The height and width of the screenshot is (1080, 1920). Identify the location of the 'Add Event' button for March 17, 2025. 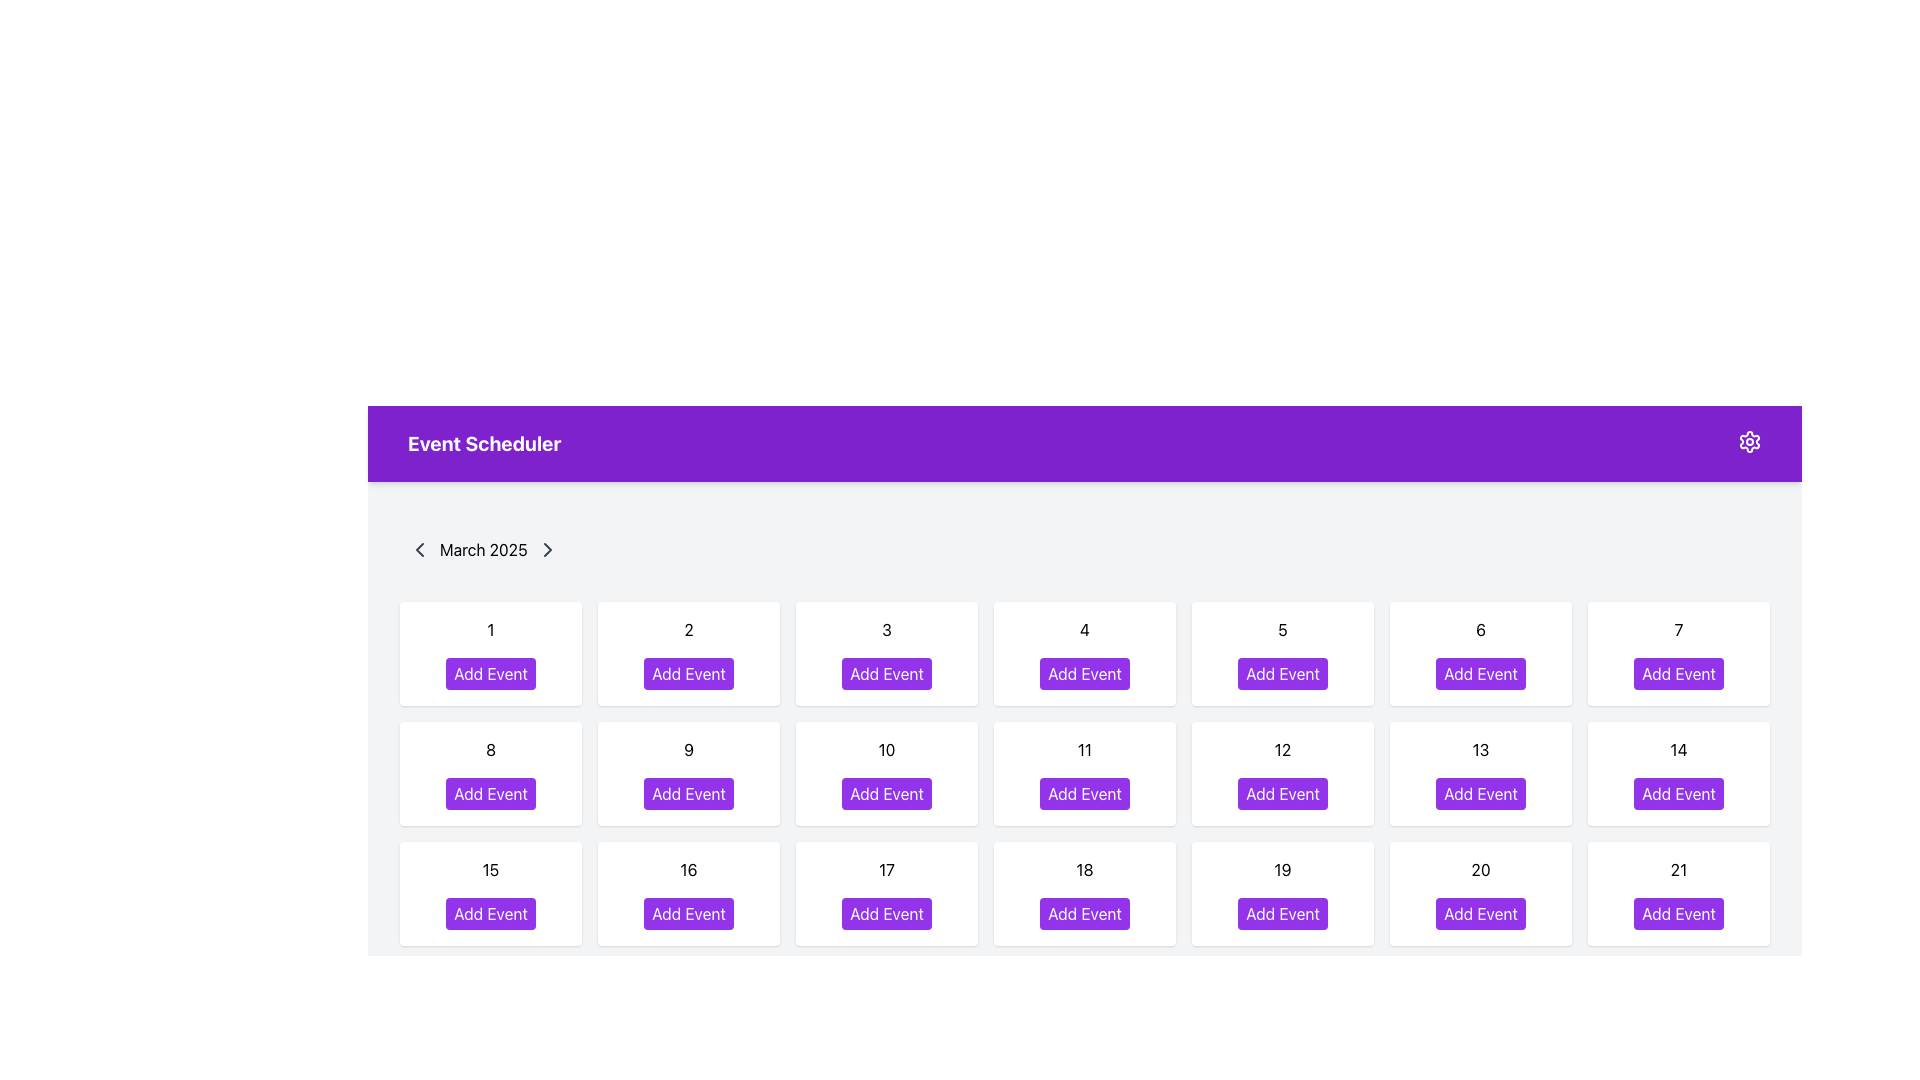
(886, 914).